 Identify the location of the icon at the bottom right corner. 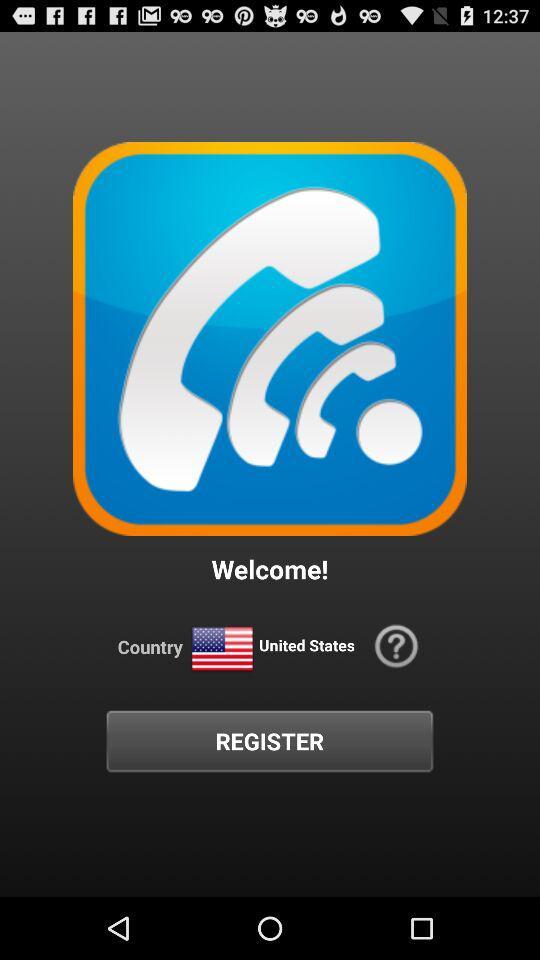
(396, 645).